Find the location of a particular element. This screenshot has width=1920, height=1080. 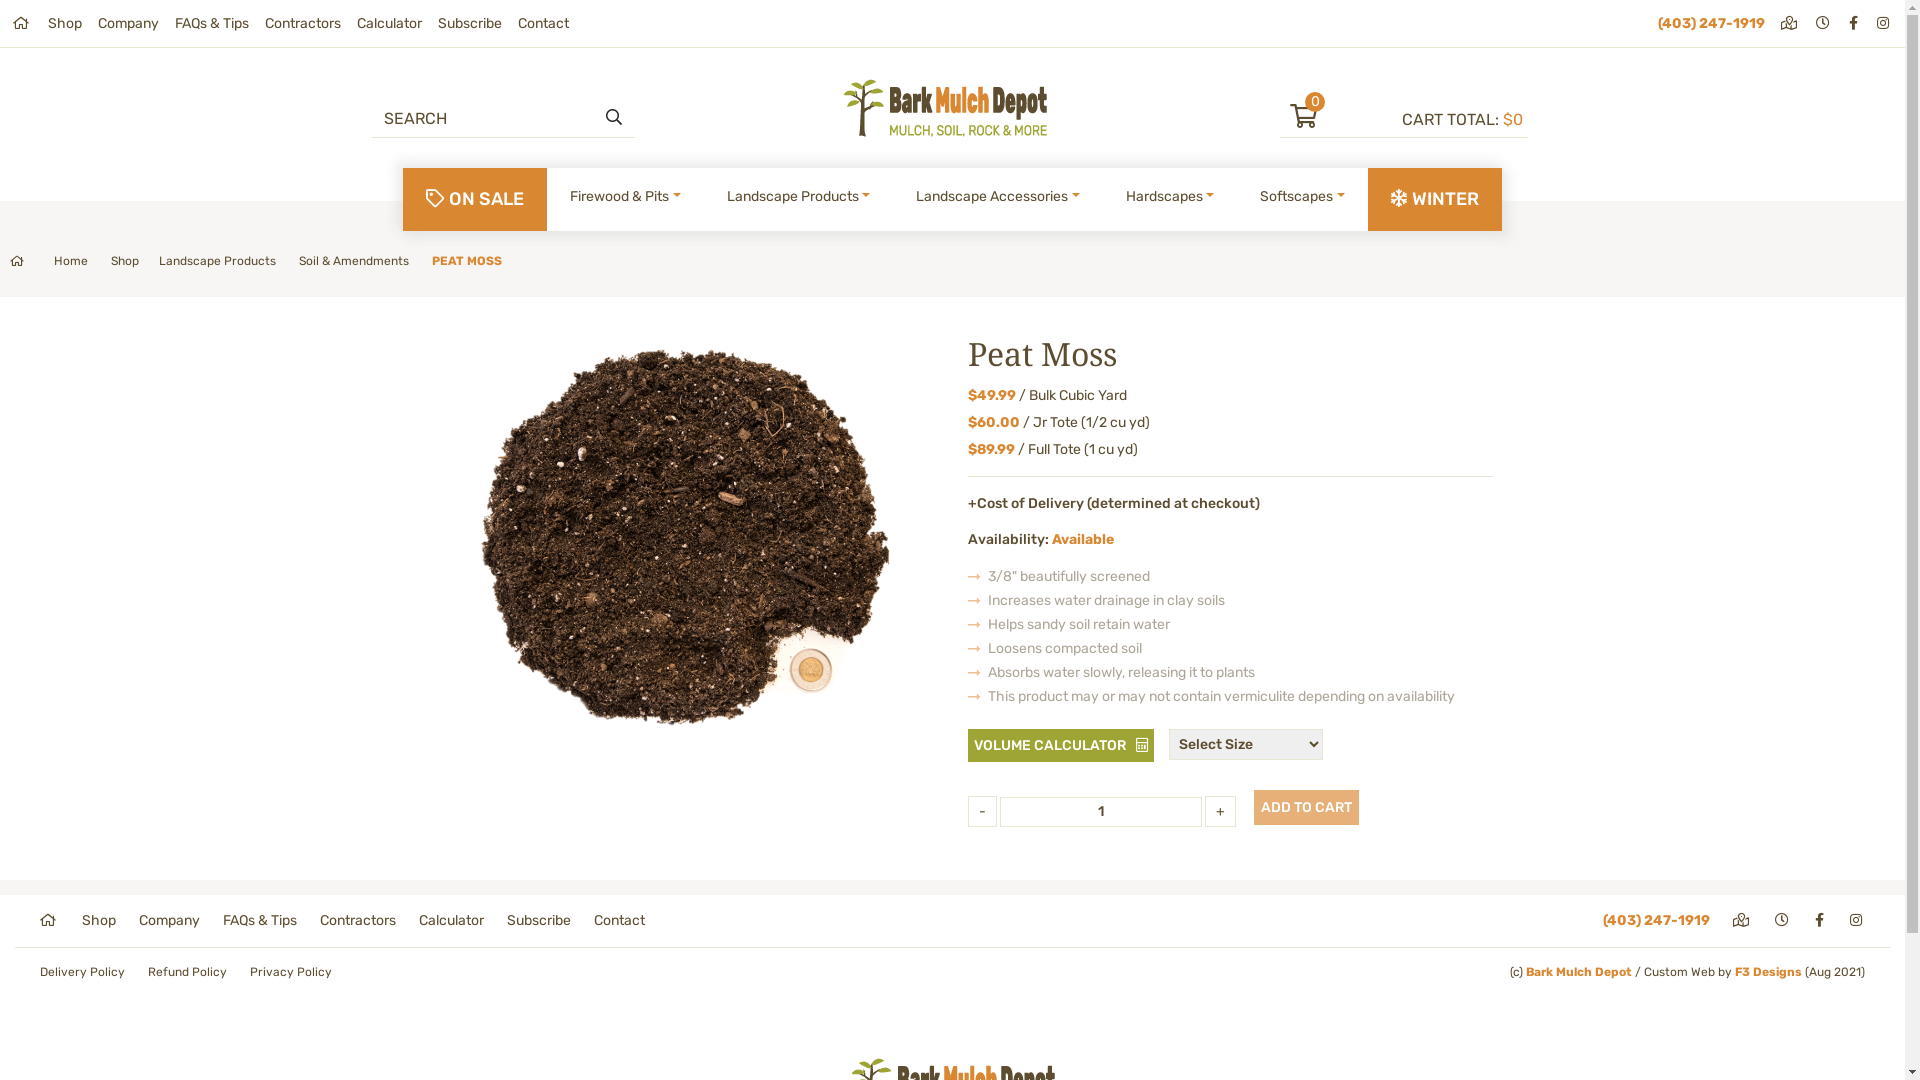

'(403) 247-1919' is located at coordinates (1603, 920).